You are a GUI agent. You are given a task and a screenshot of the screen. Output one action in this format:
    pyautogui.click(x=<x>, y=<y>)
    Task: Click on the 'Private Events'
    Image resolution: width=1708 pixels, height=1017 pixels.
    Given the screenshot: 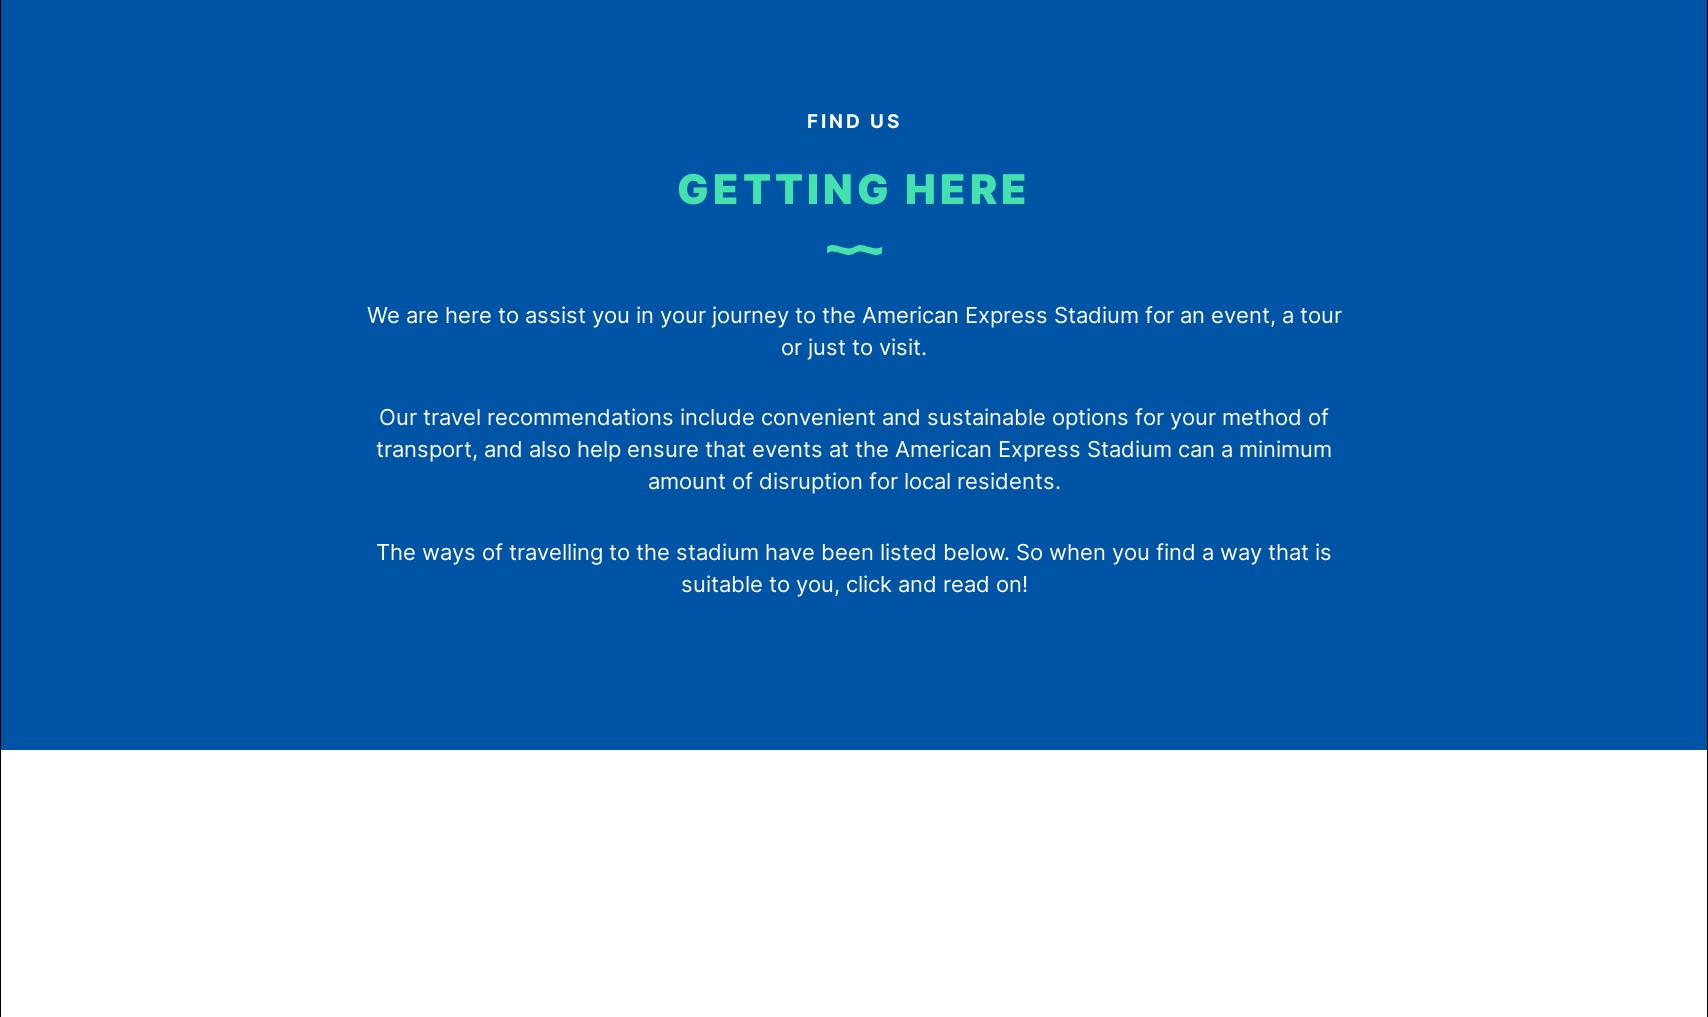 What is the action you would take?
    pyautogui.click(x=310, y=253)
    